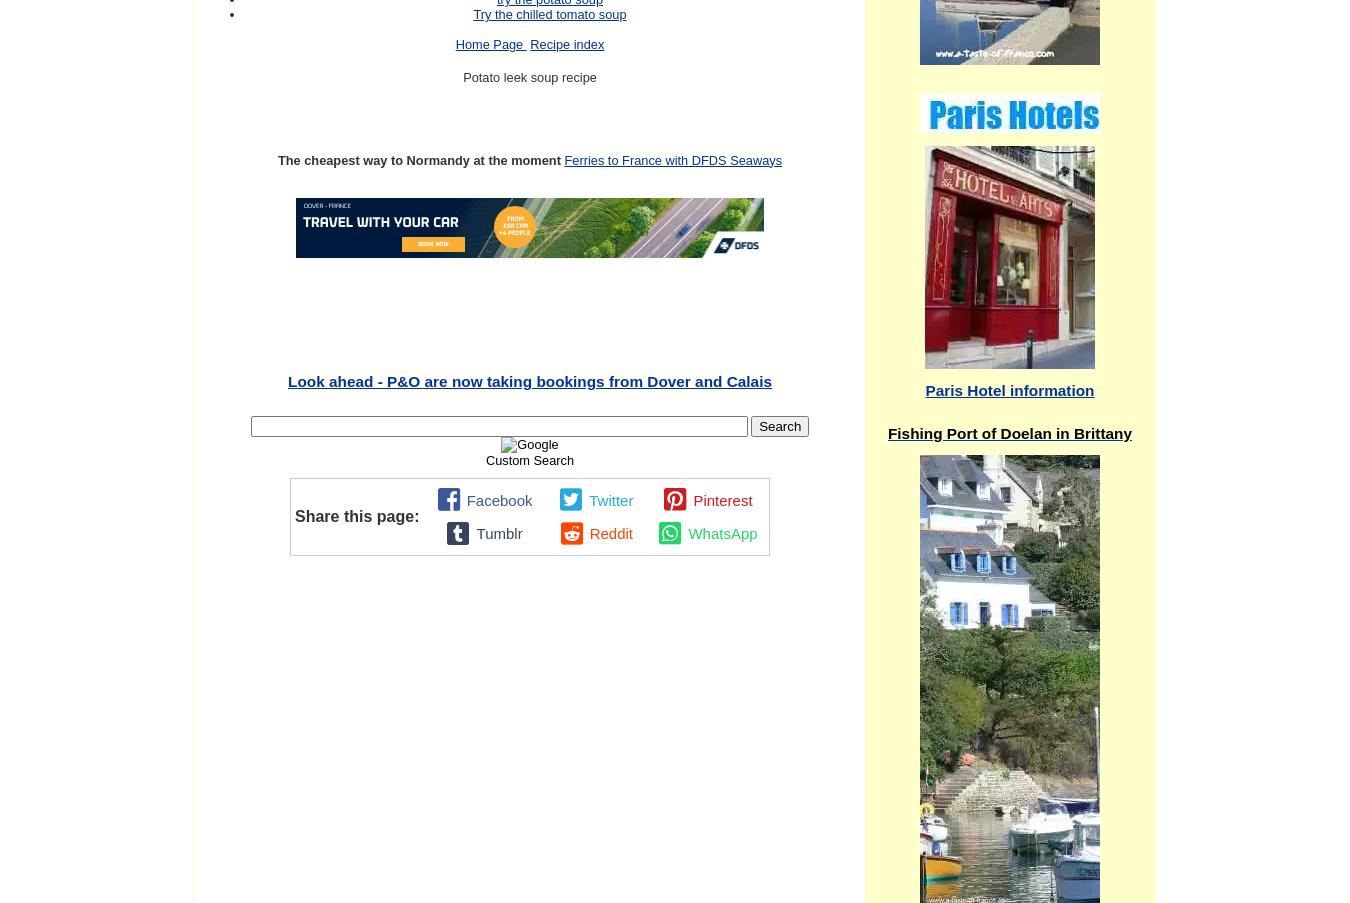 The width and height of the screenshot is (1350, 903). Describe the element at coordinates (609, 554) in the screenshot. I see `'Ardres Christmas market in the the main shopping street see our photos and travel guide.Hotels and cottage accommodation in Northern France'` at that location.